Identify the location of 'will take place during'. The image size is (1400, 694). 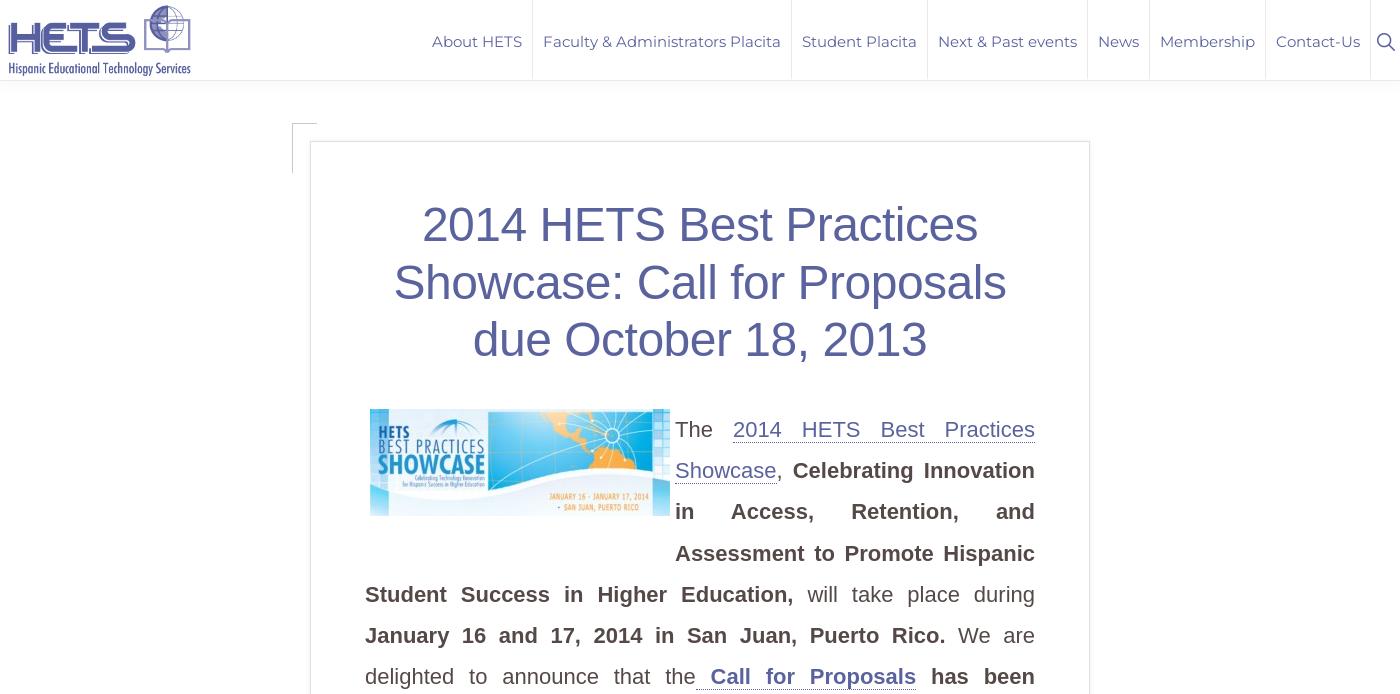
(920, 593).